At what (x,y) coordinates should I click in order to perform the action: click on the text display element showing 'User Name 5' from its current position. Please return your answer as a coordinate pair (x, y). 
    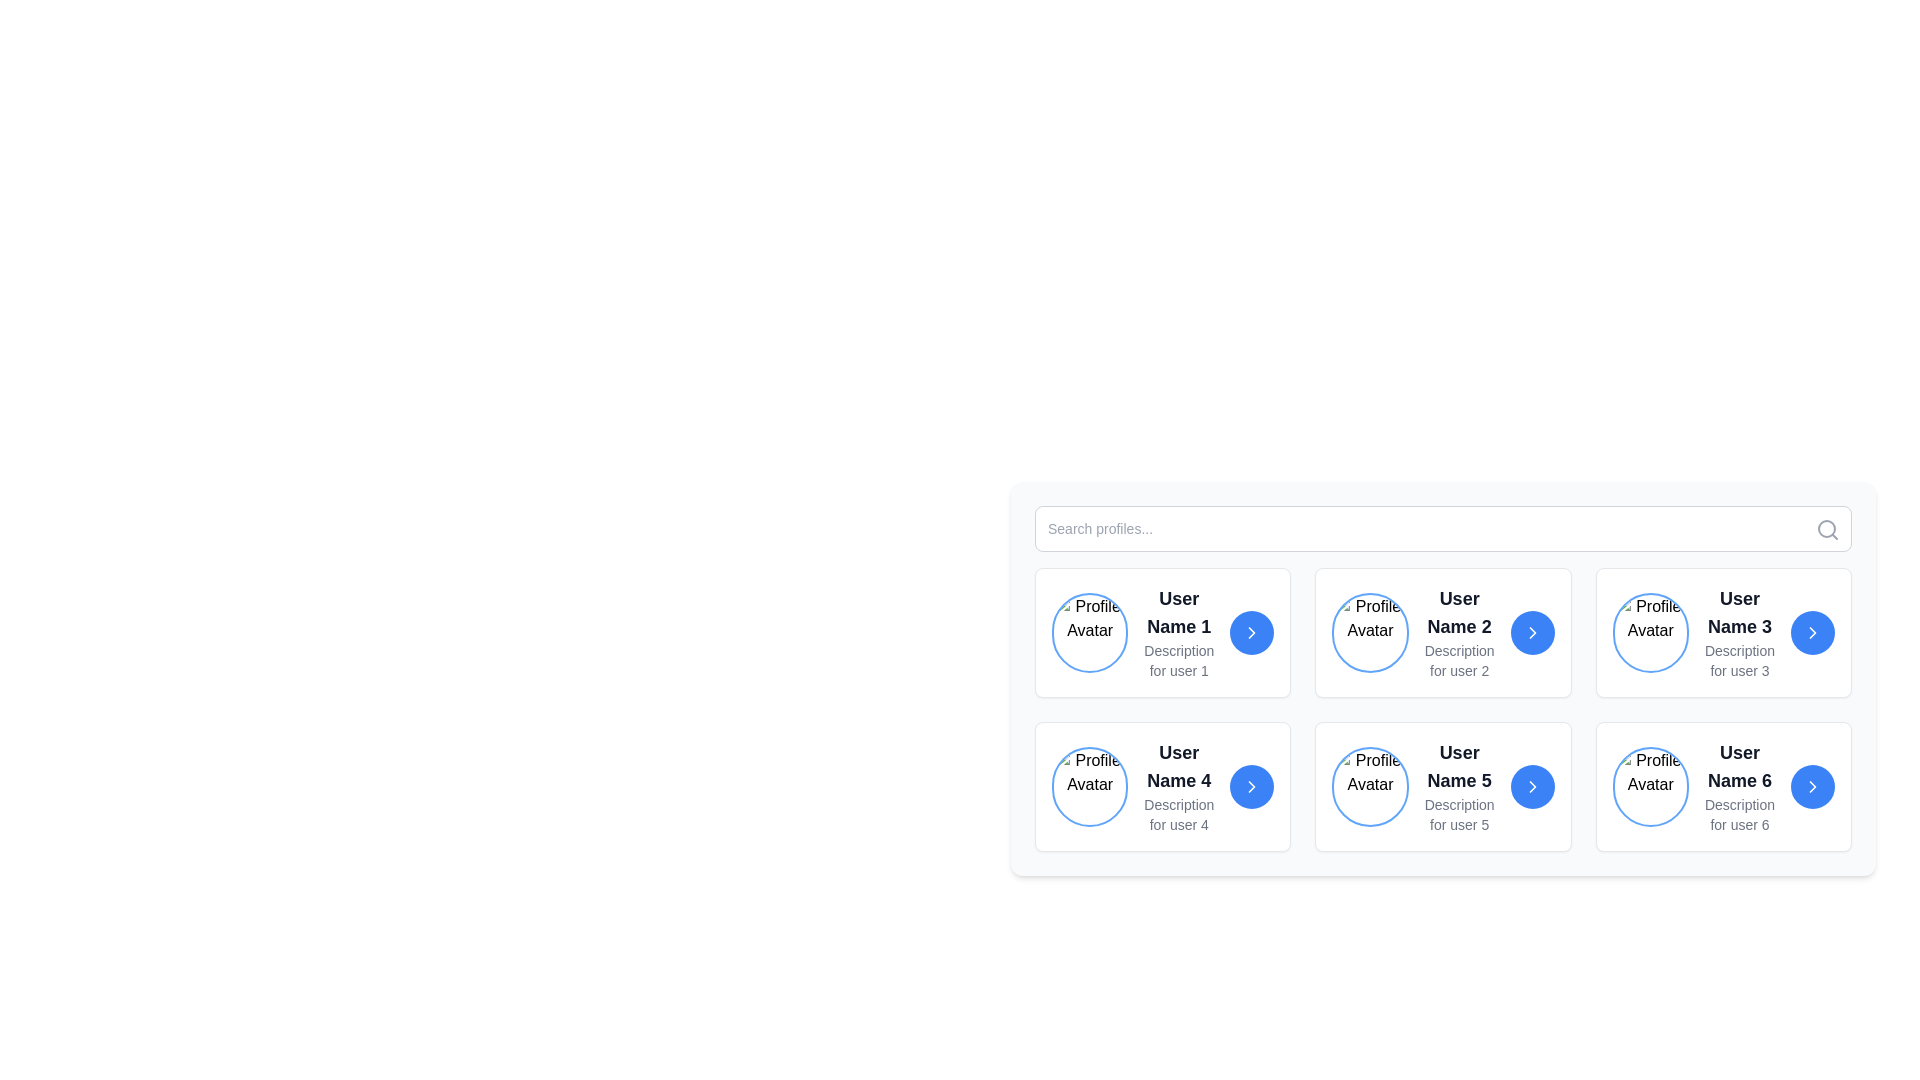
    Looking at the image, I should click on (1459, 785).